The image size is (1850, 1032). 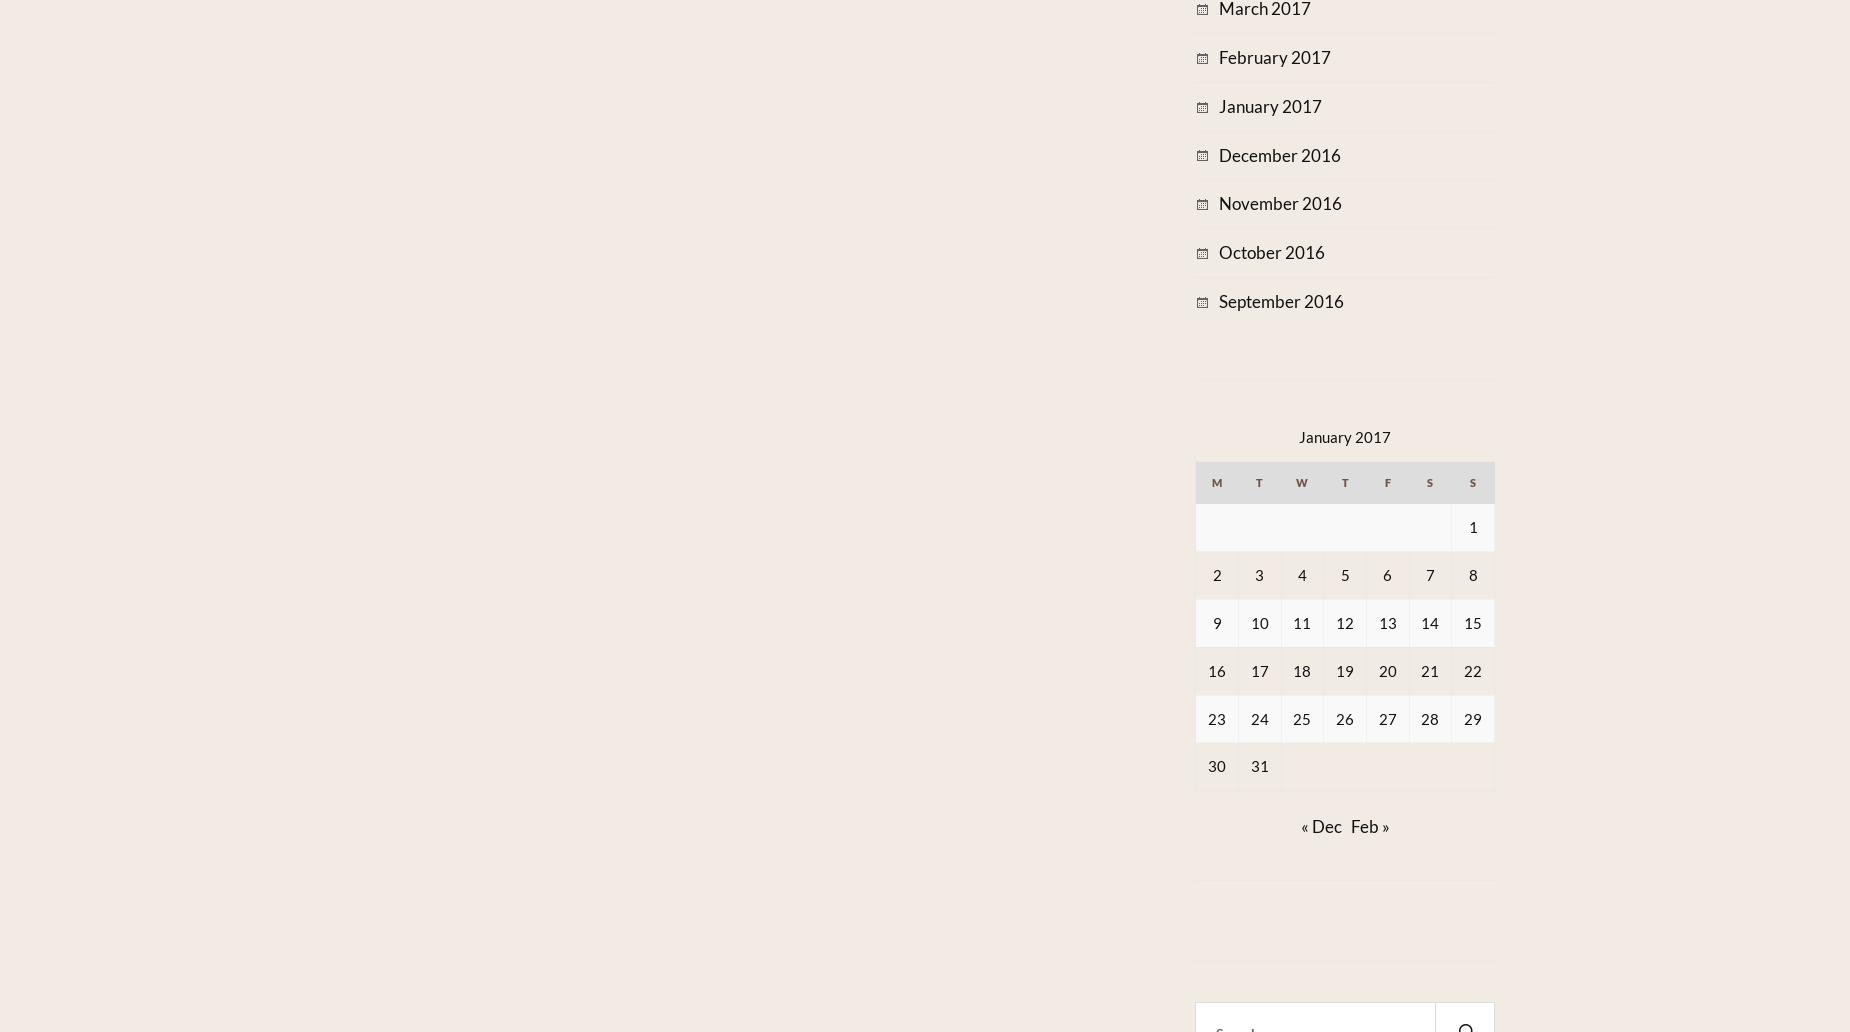 I want to click on '17', so click(x=1257, y=668).